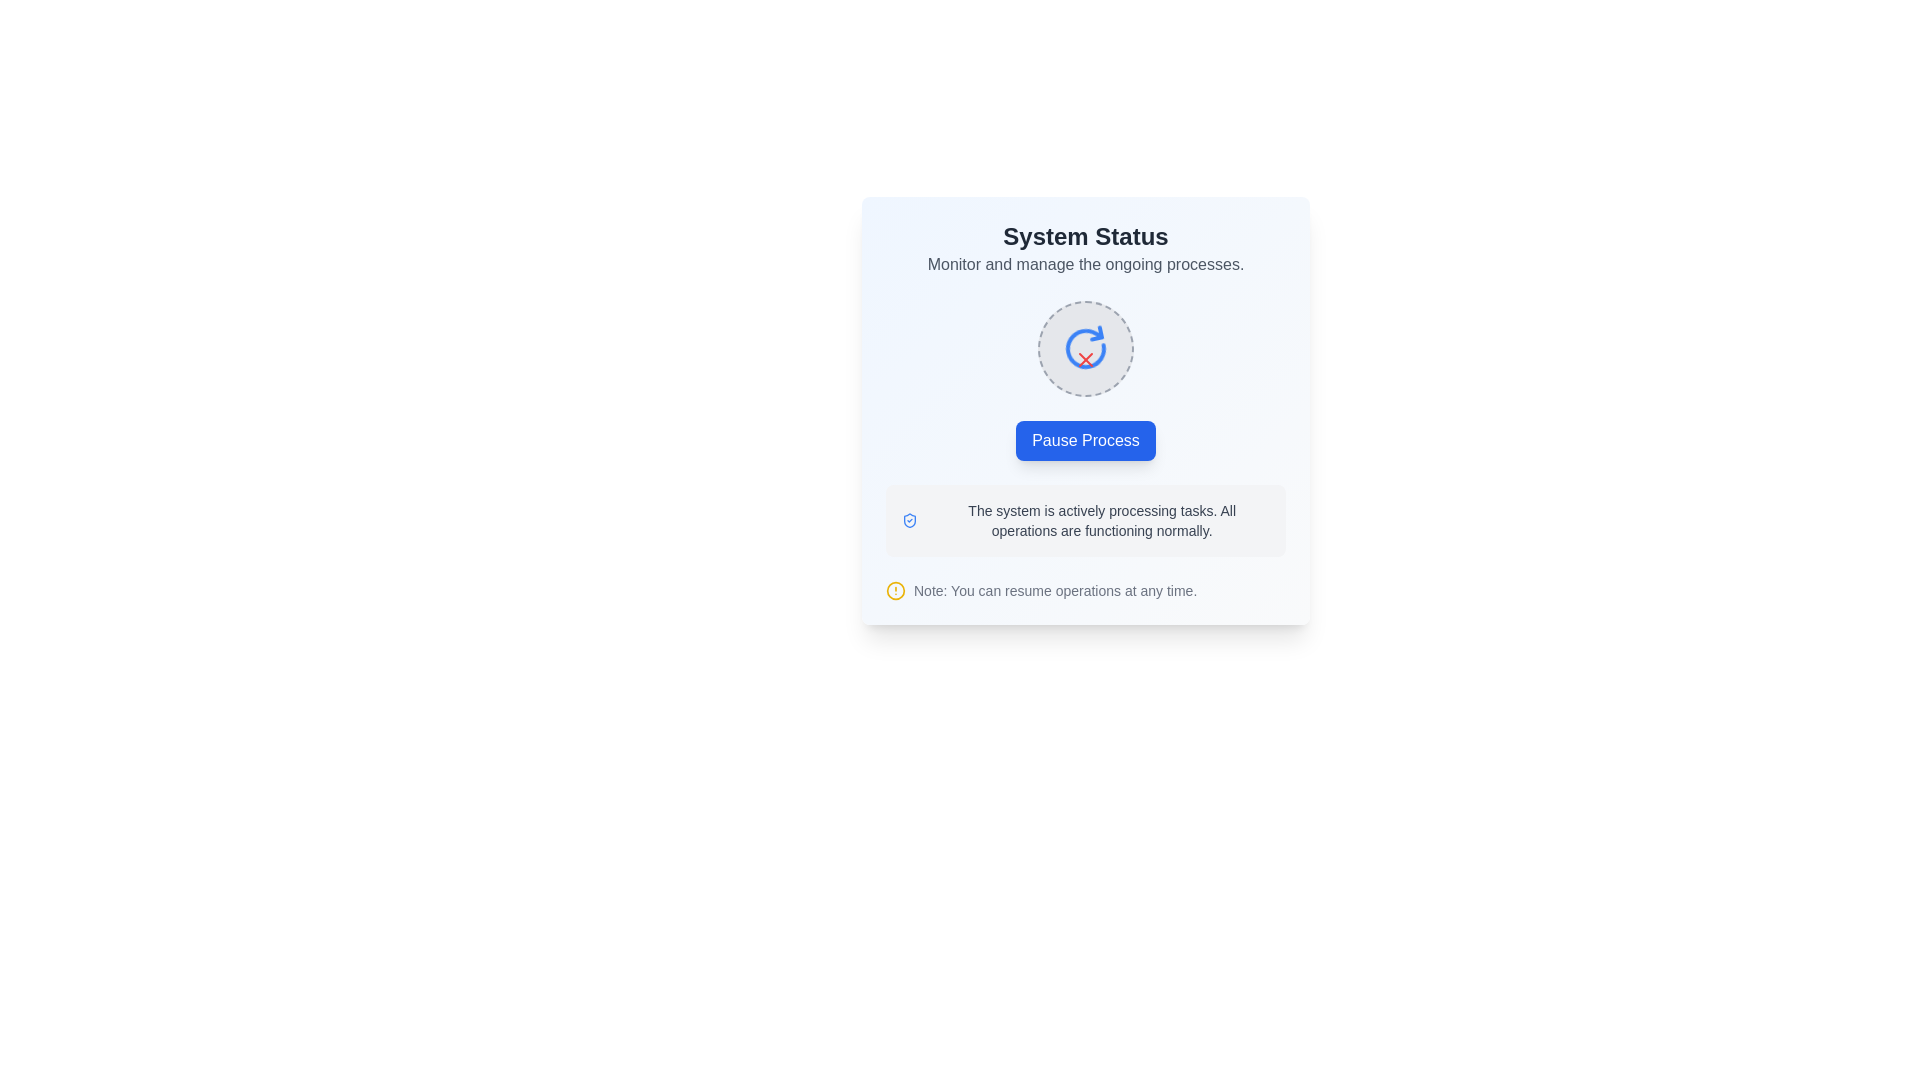 The image size is (1920, 1080). Describe the element at coordinates (1101, 519) in the screenshot. I see `the Text Label that provides status information about system operations to potentially trigger a tooltip` at that location.